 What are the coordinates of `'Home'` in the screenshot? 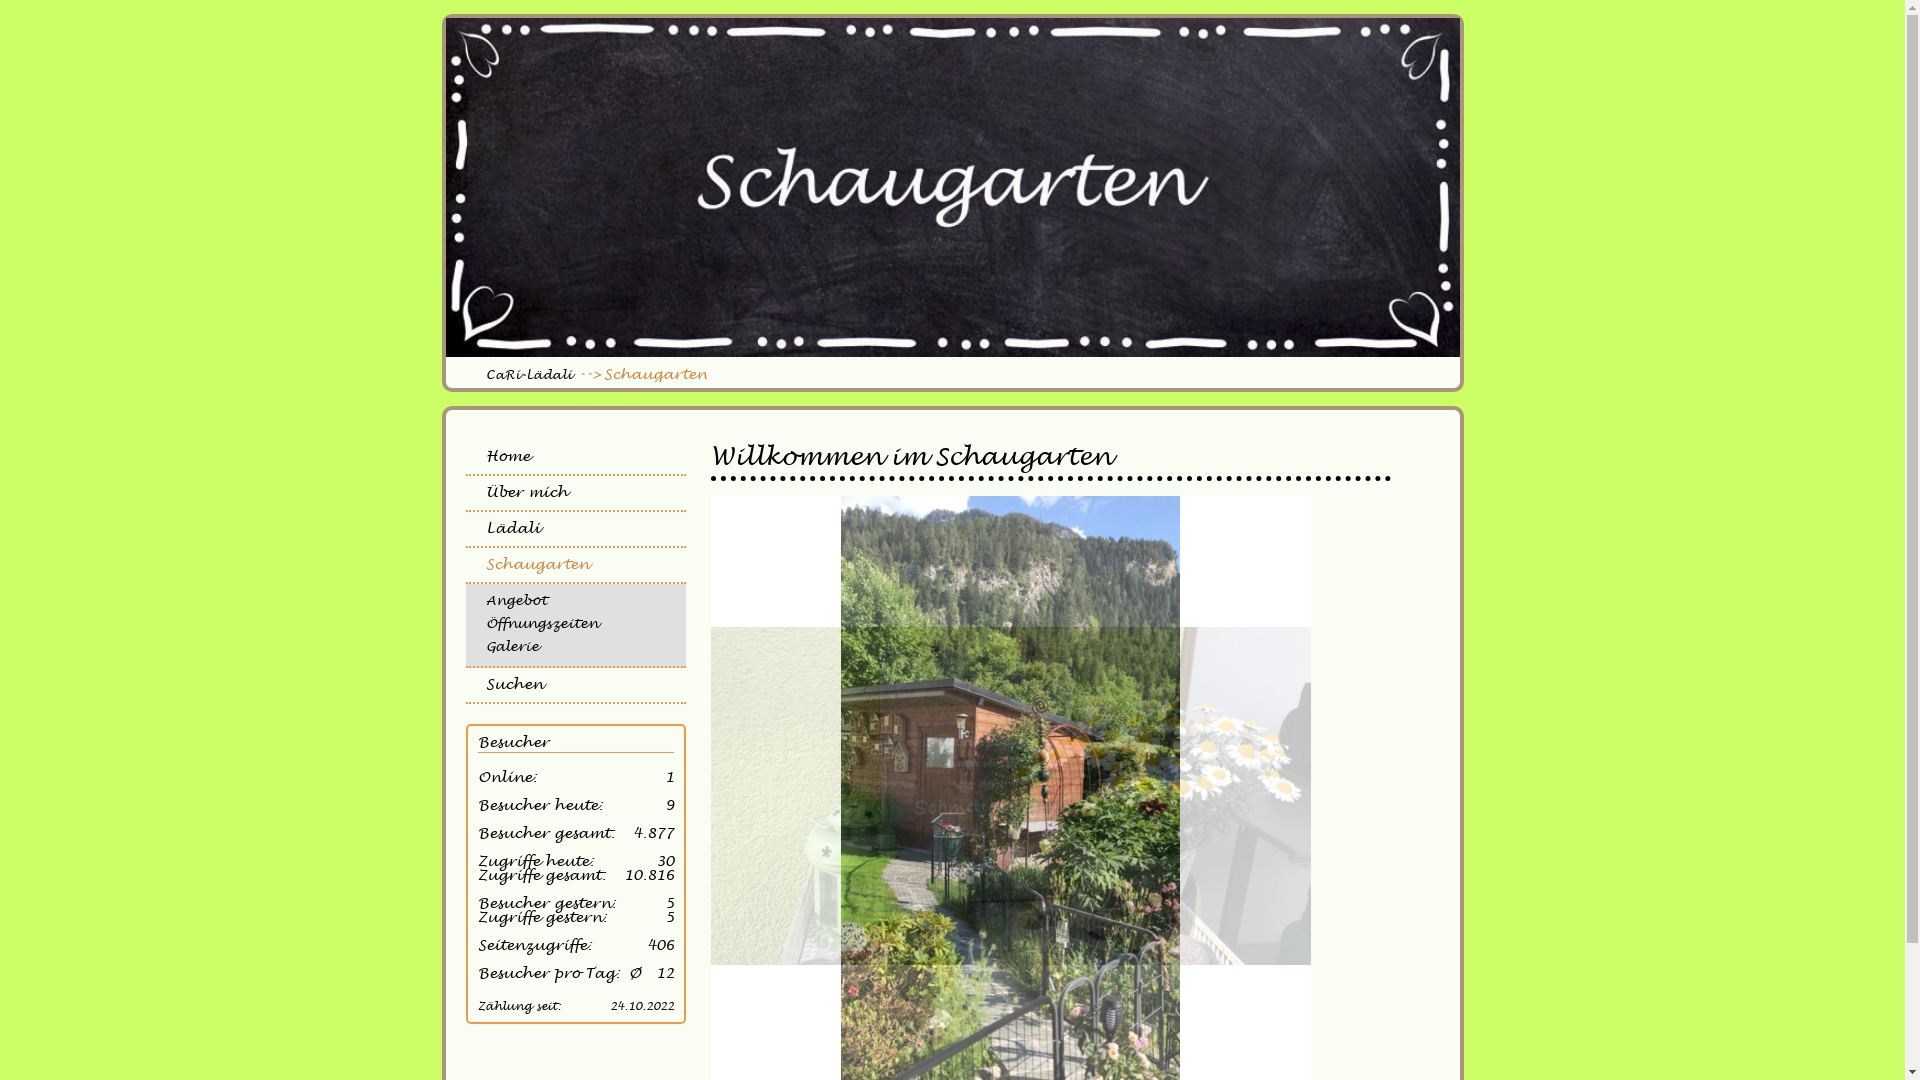 It's located at (575, 458).